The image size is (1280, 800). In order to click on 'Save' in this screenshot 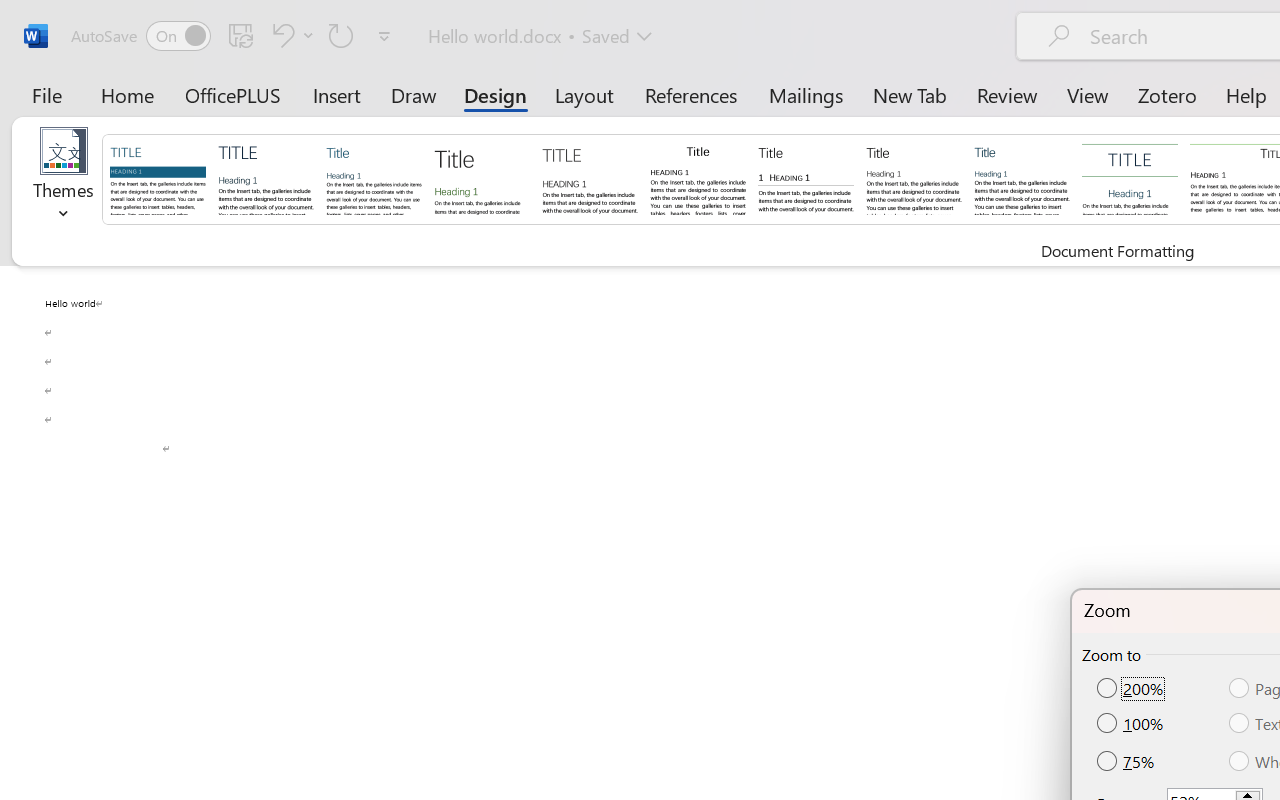, I will do `click(240, 34)`.